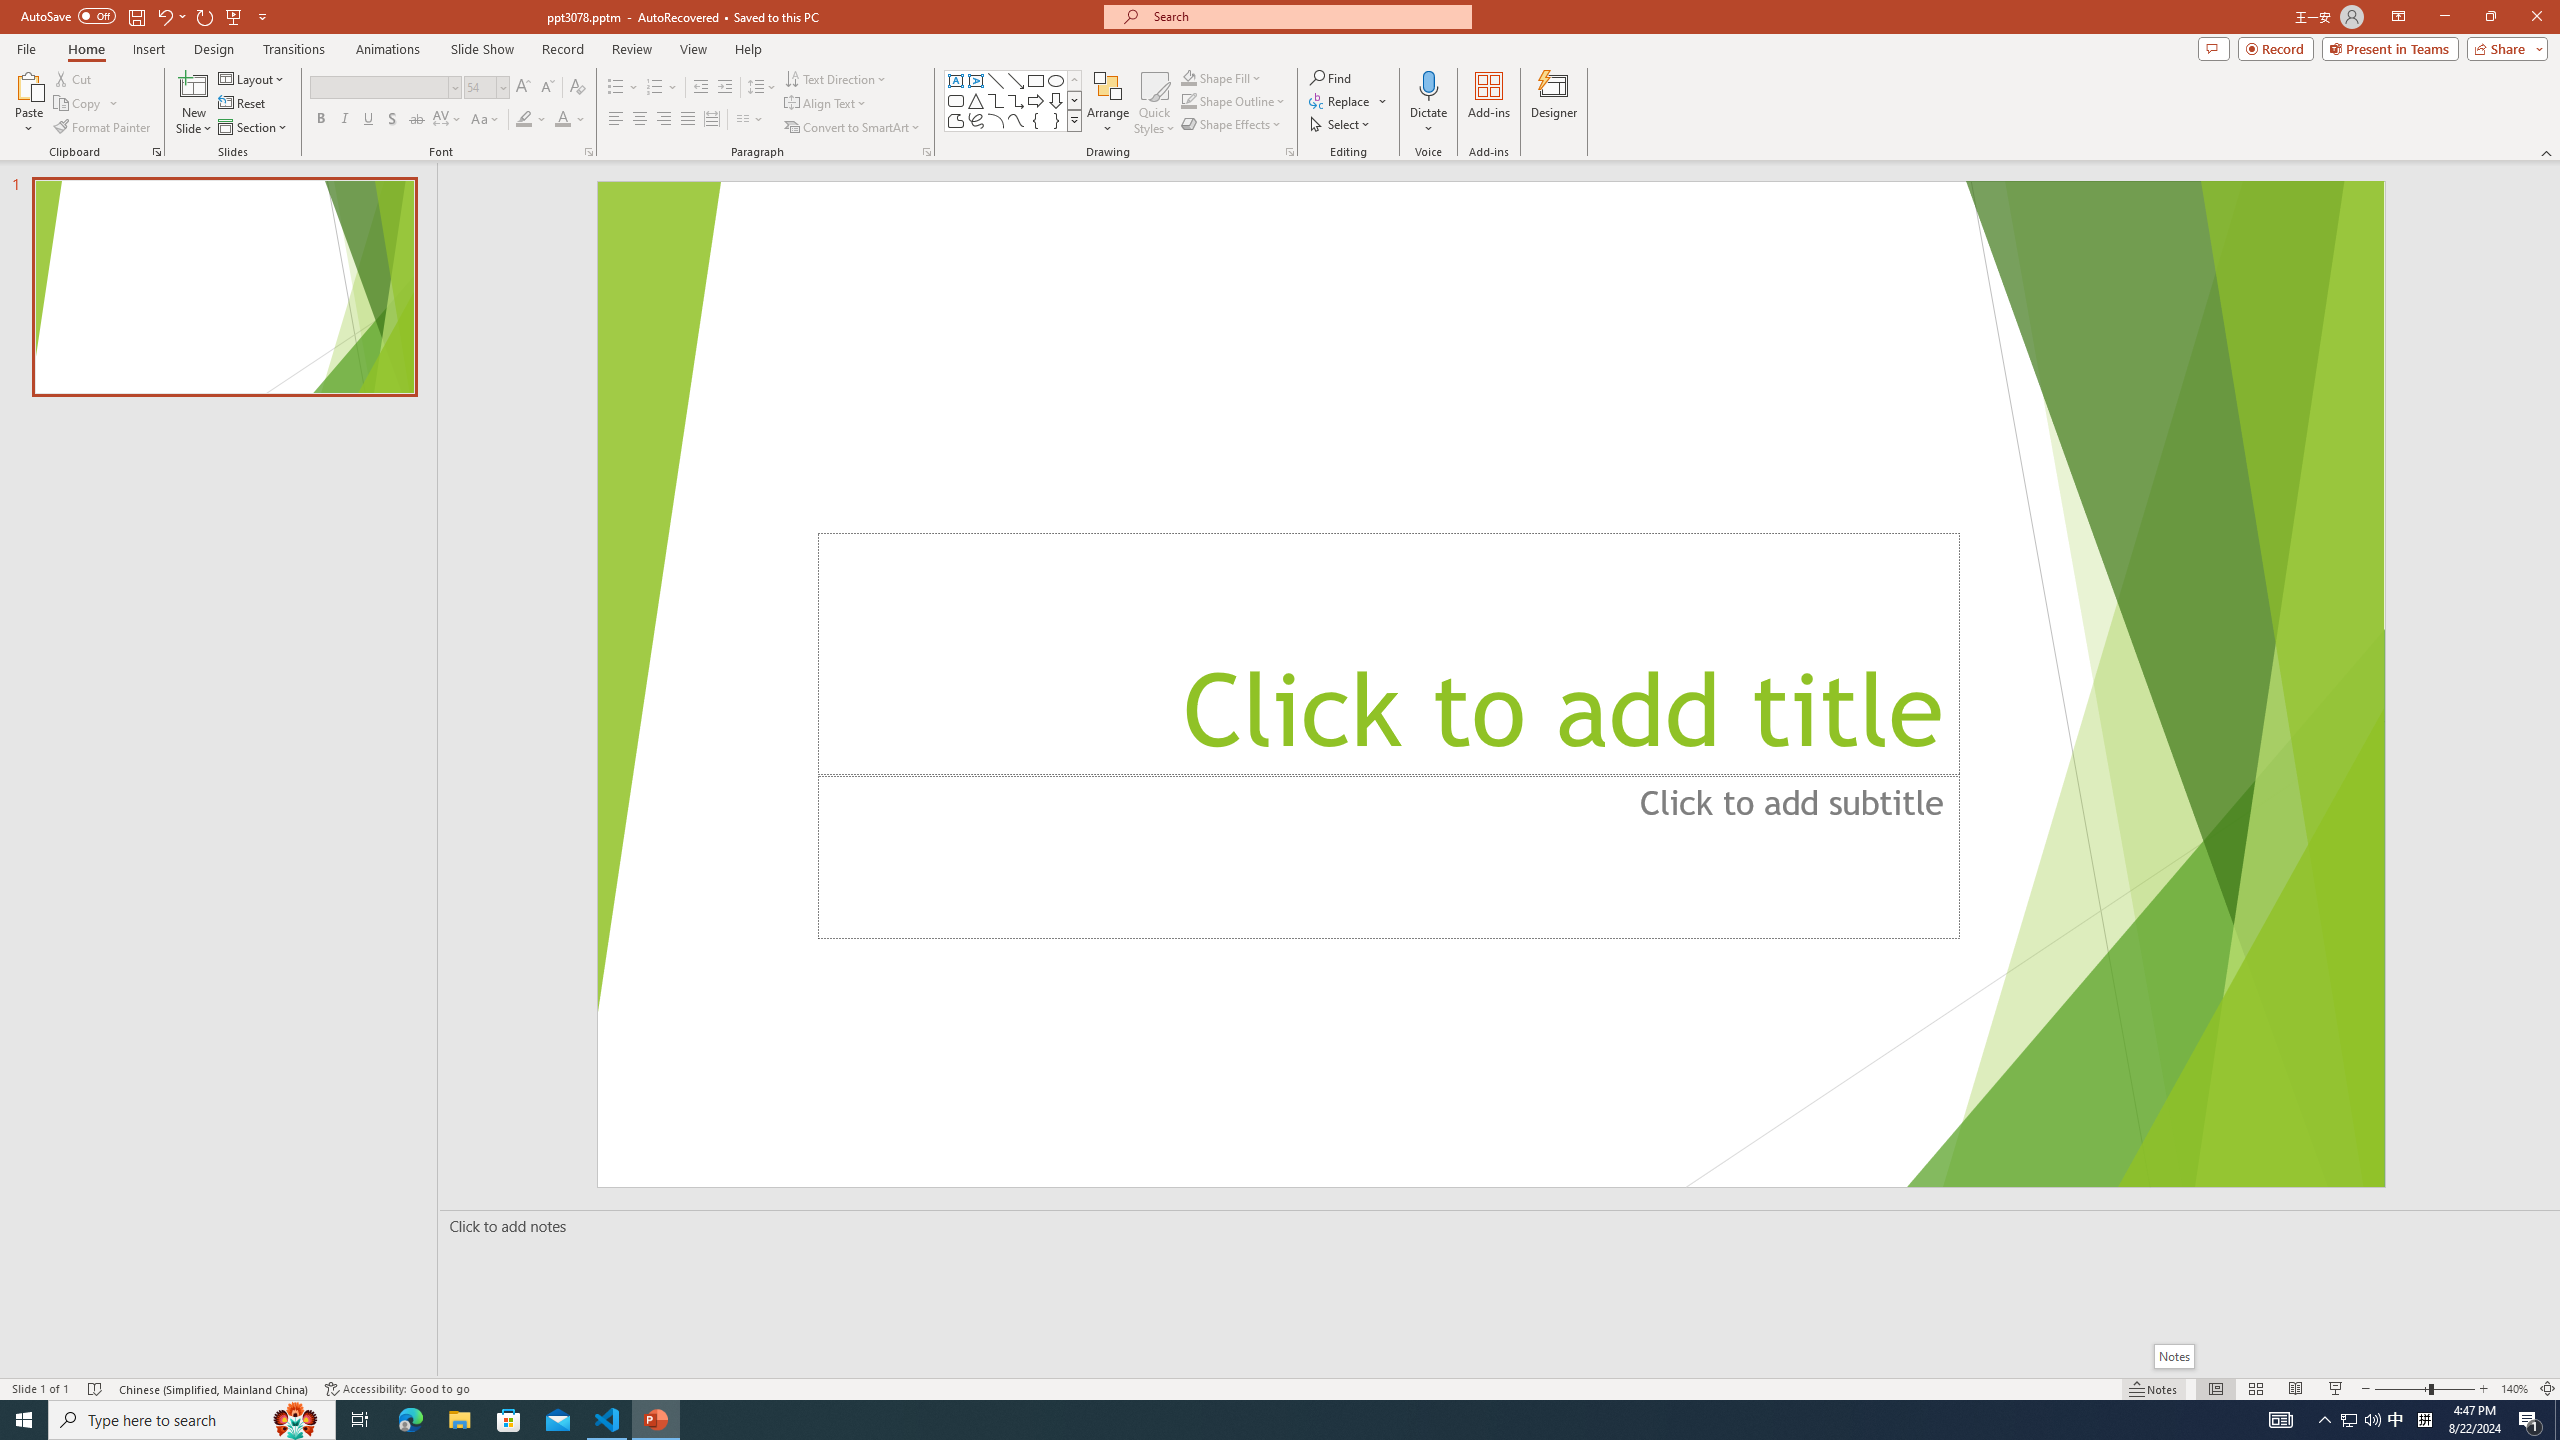  Describe the element at coordinates (2172, 1355) in the screenshot. I see `'Notes'` at that location.